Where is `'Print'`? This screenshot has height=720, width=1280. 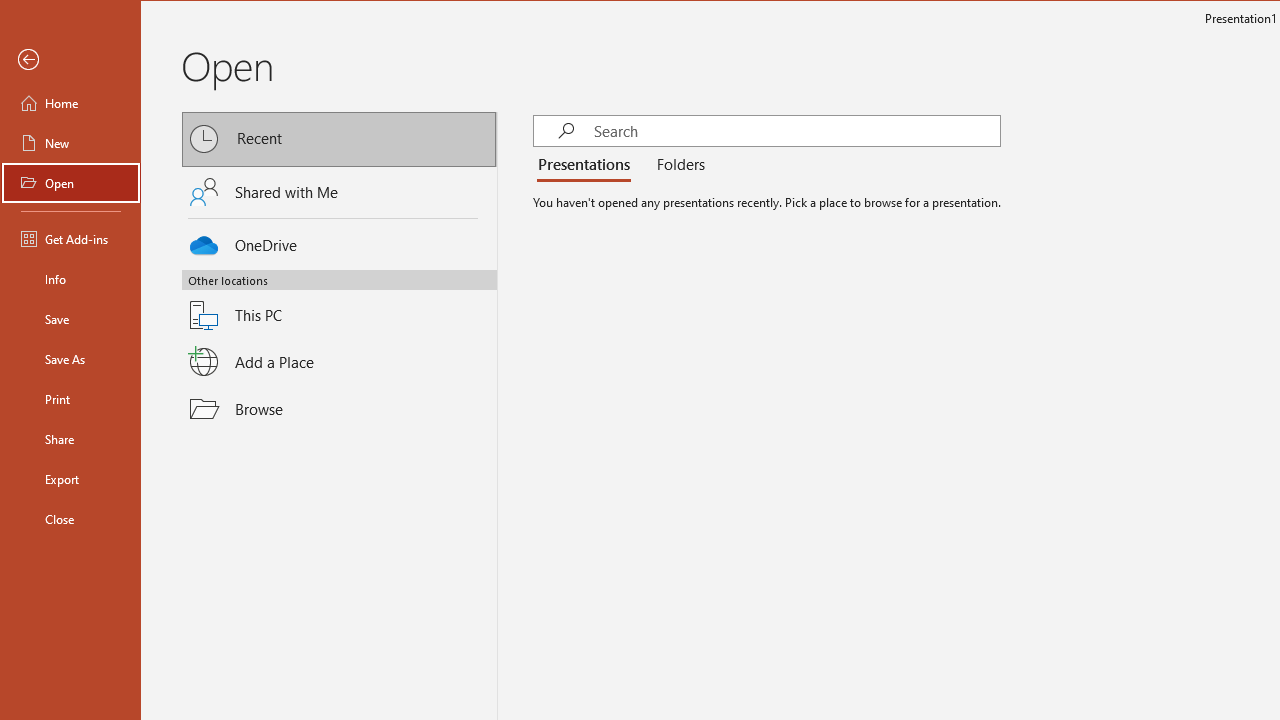
'Print' is located at coordinates (71, 398).